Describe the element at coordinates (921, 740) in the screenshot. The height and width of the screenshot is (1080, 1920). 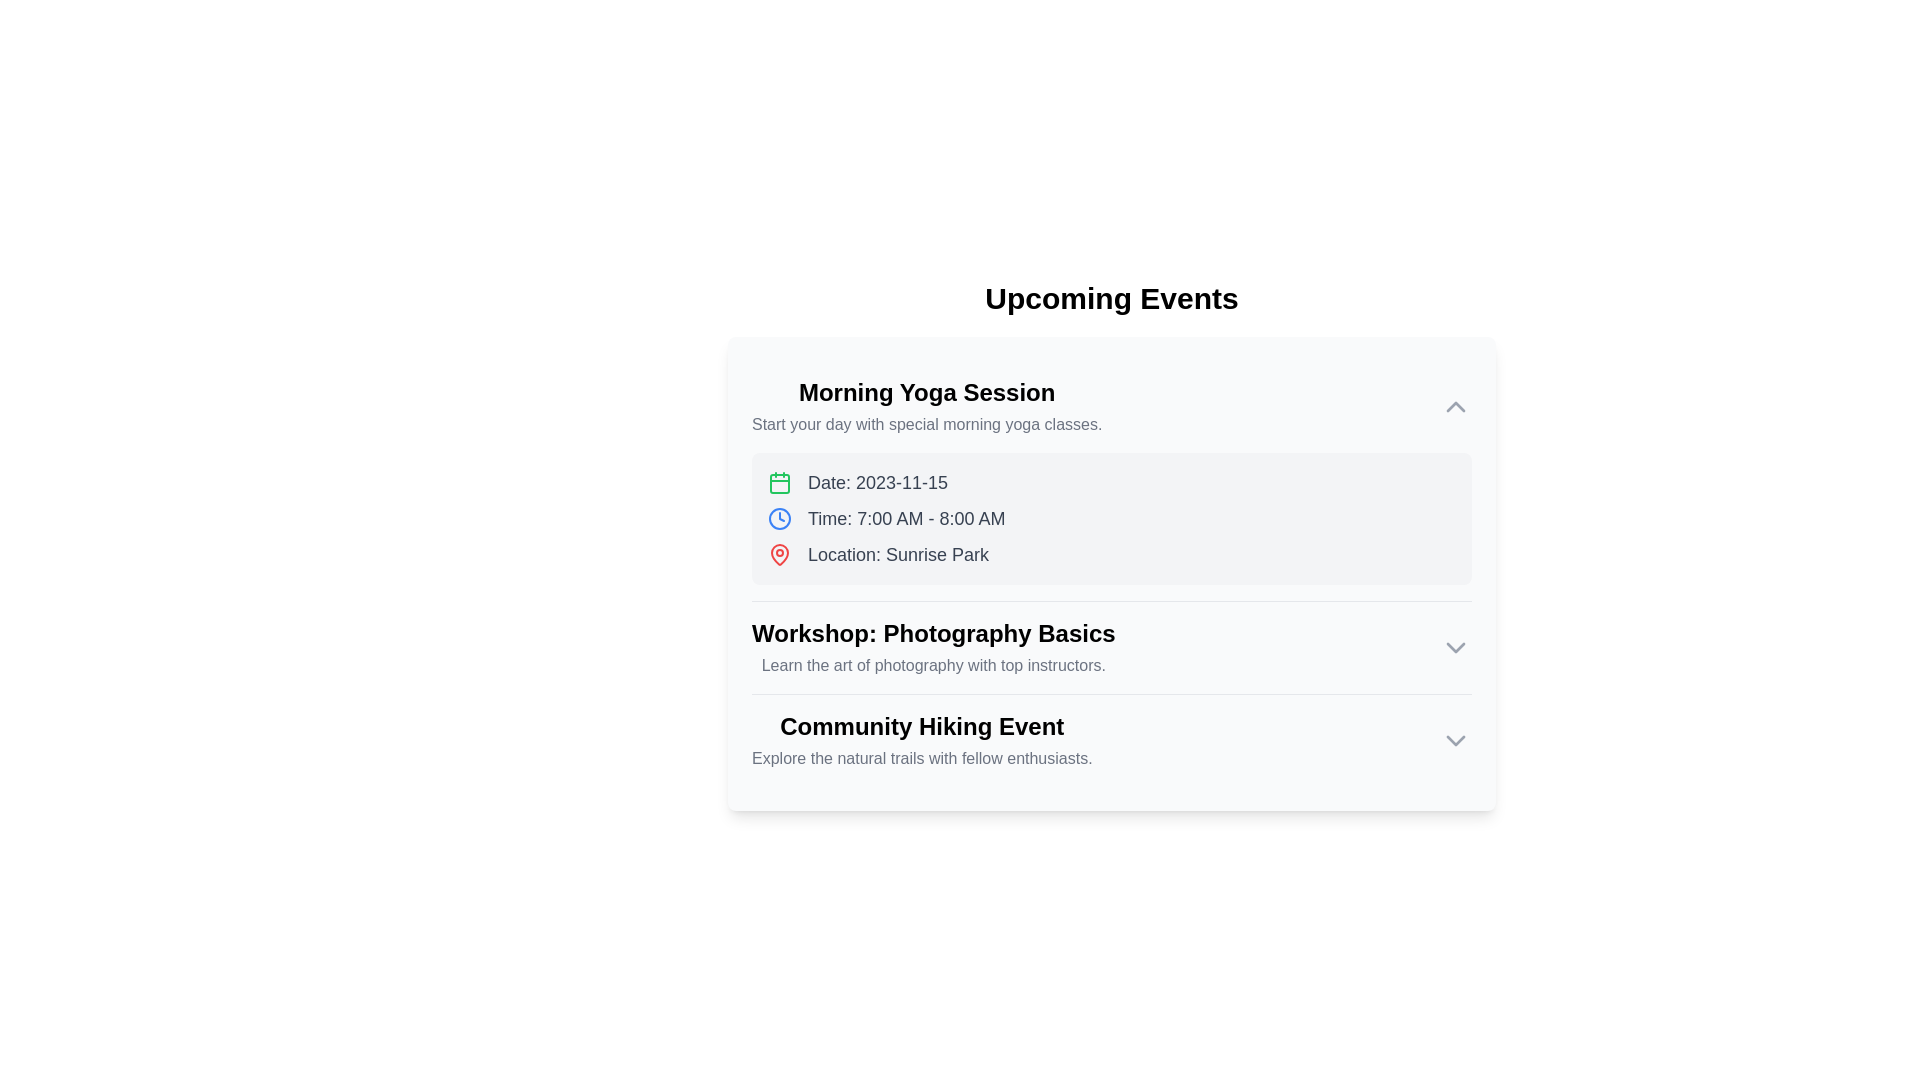
I see `the third entry in the 'Upcoming Events' section, which displays the title and brief description of an event` at that location.